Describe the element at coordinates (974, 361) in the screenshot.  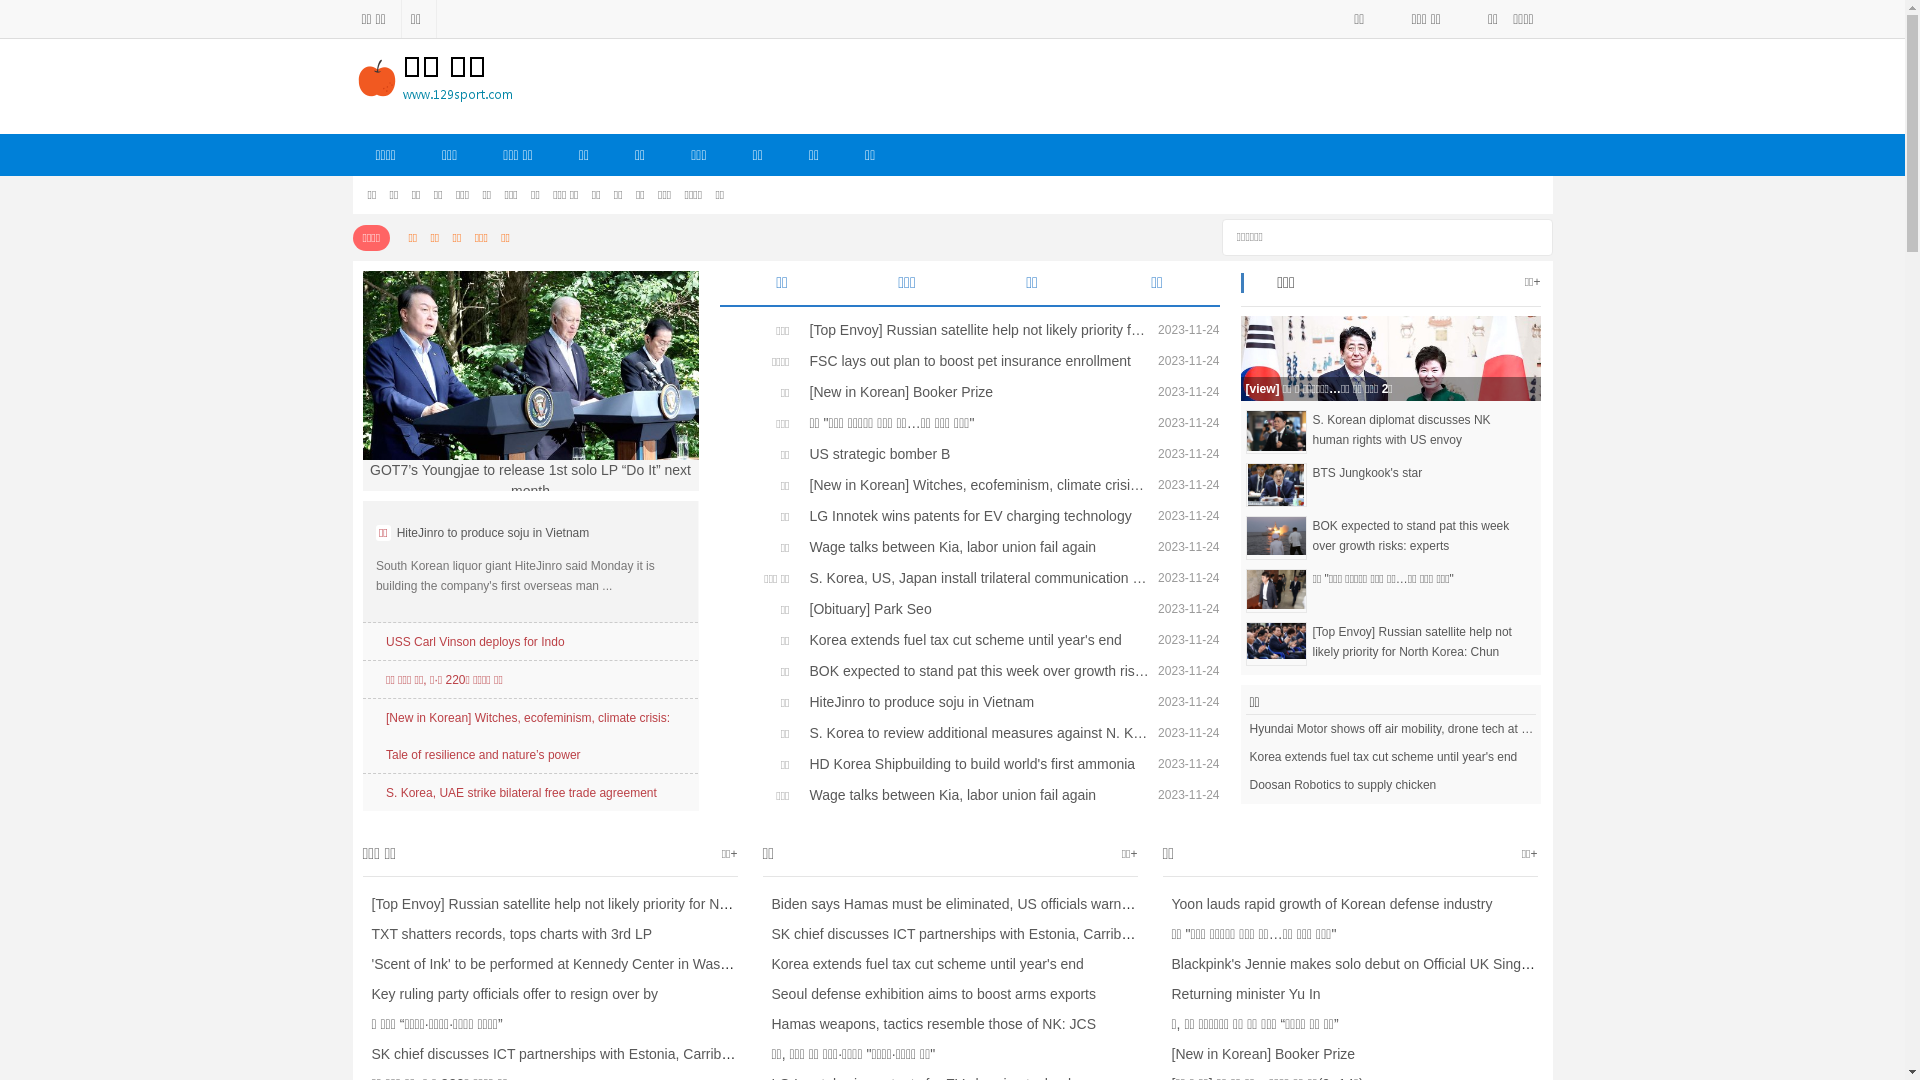
I see `'FSC lays out plan to boost pet insurance enrollment'` at that location.